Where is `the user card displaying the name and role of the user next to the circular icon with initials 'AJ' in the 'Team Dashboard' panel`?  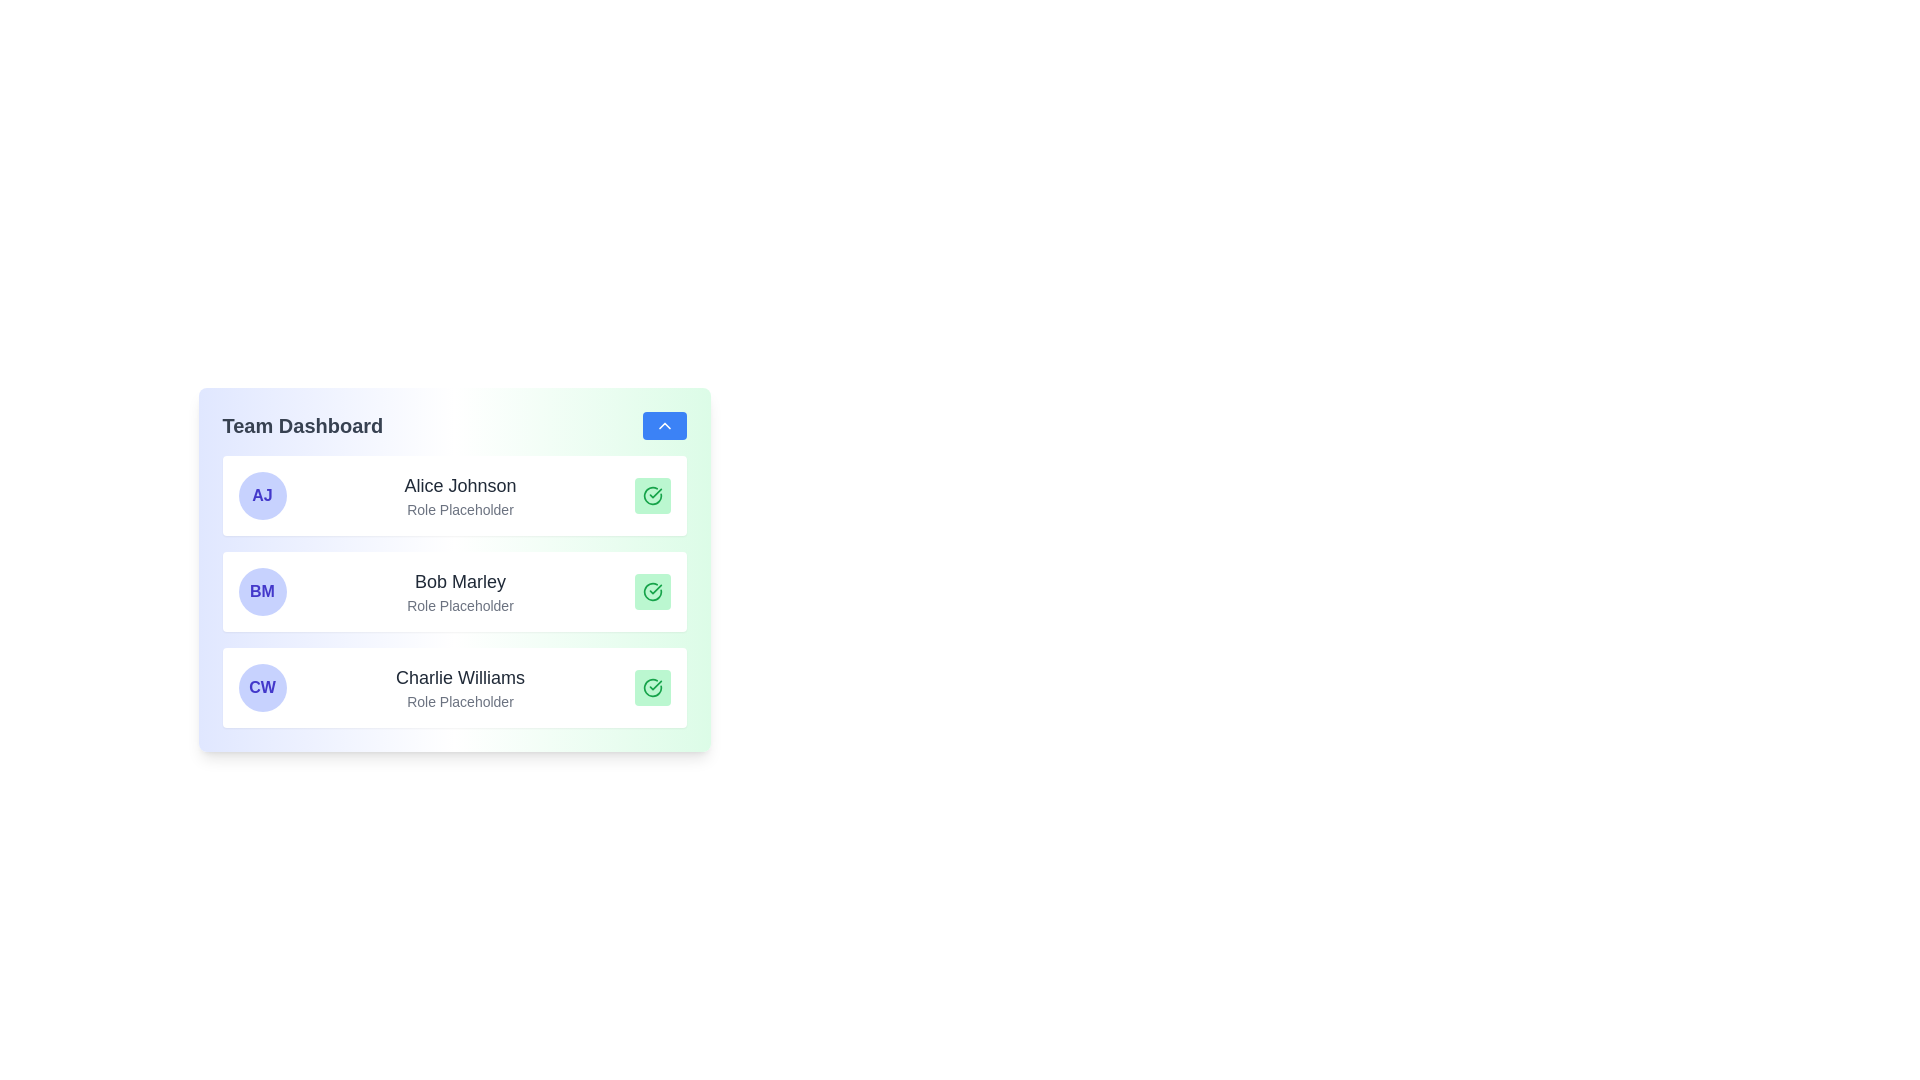 the user card displaying the name and role of the user next to the circular icon with initials 'AJ' in the 'Team Dashboard' panel is located at coordinates (459, 495).